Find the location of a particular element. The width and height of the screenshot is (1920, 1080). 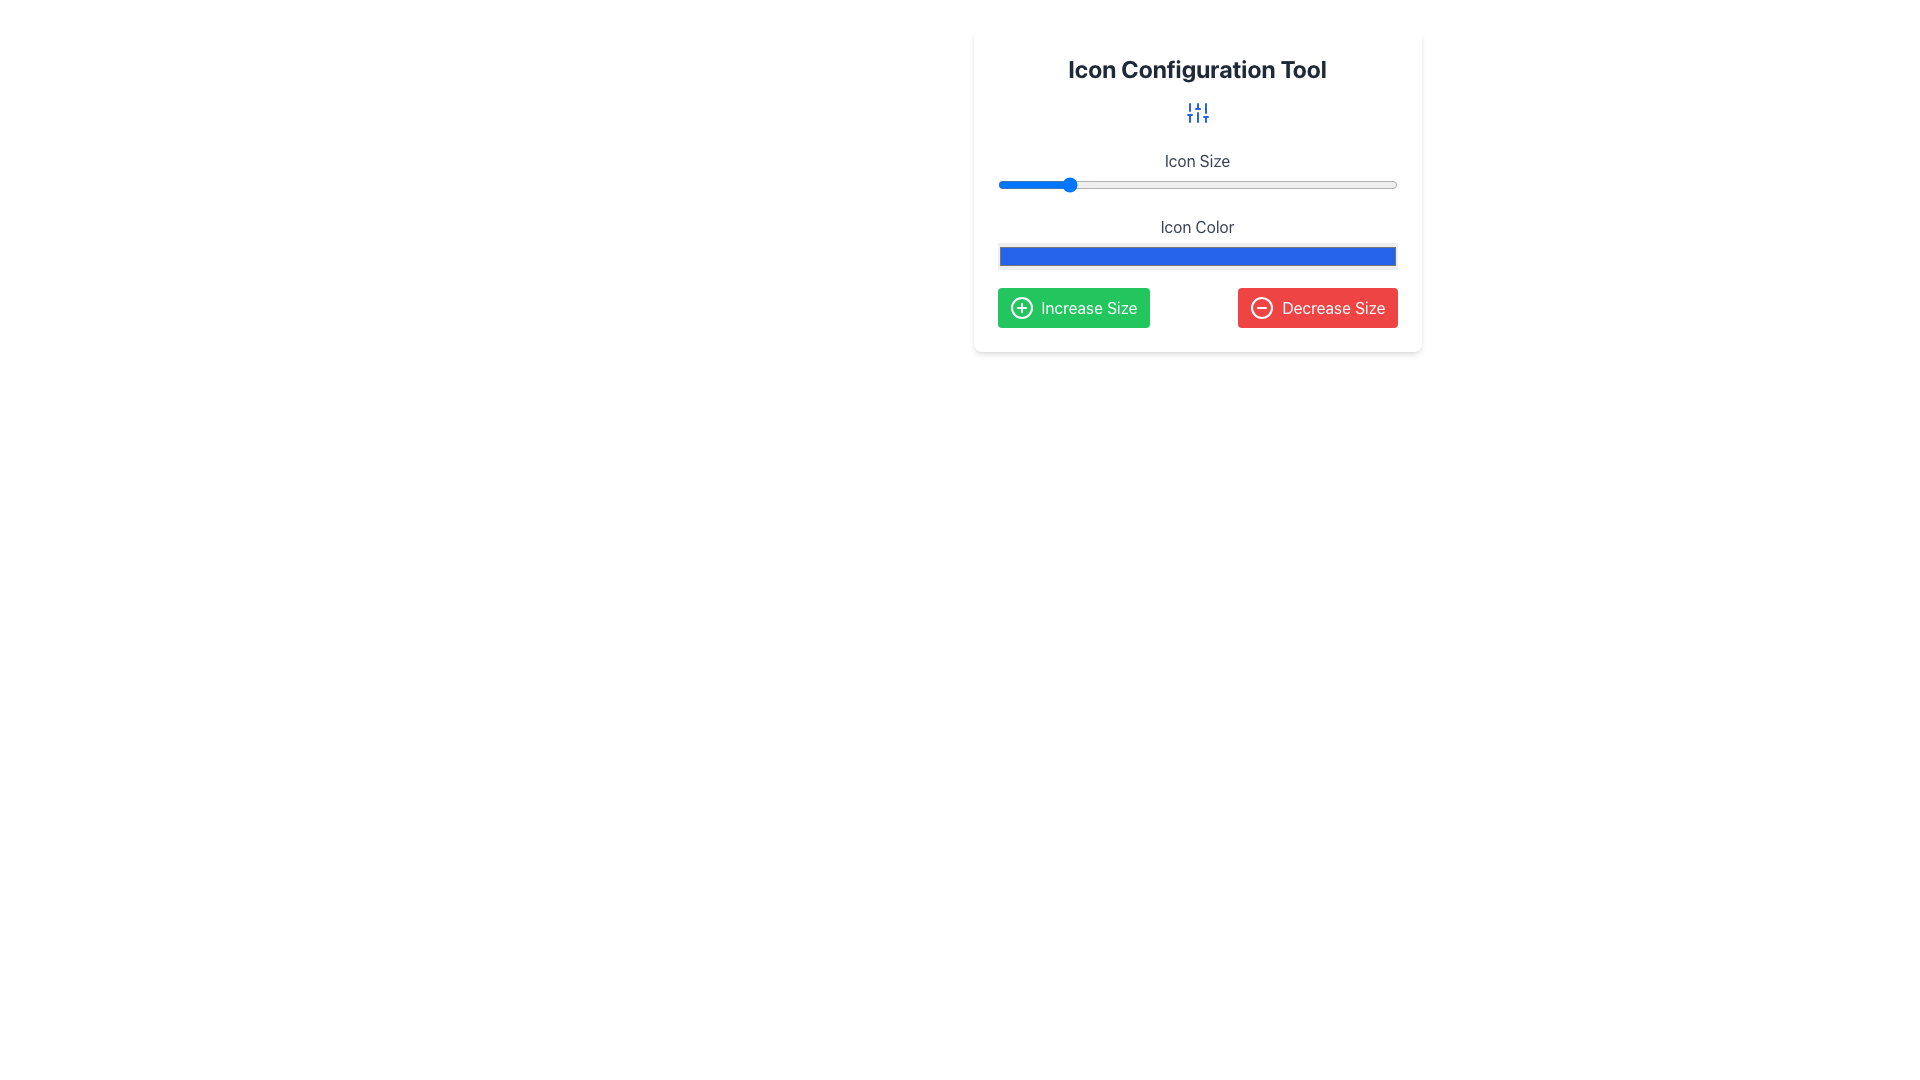

icon size is located at coordinates (1204, 185).